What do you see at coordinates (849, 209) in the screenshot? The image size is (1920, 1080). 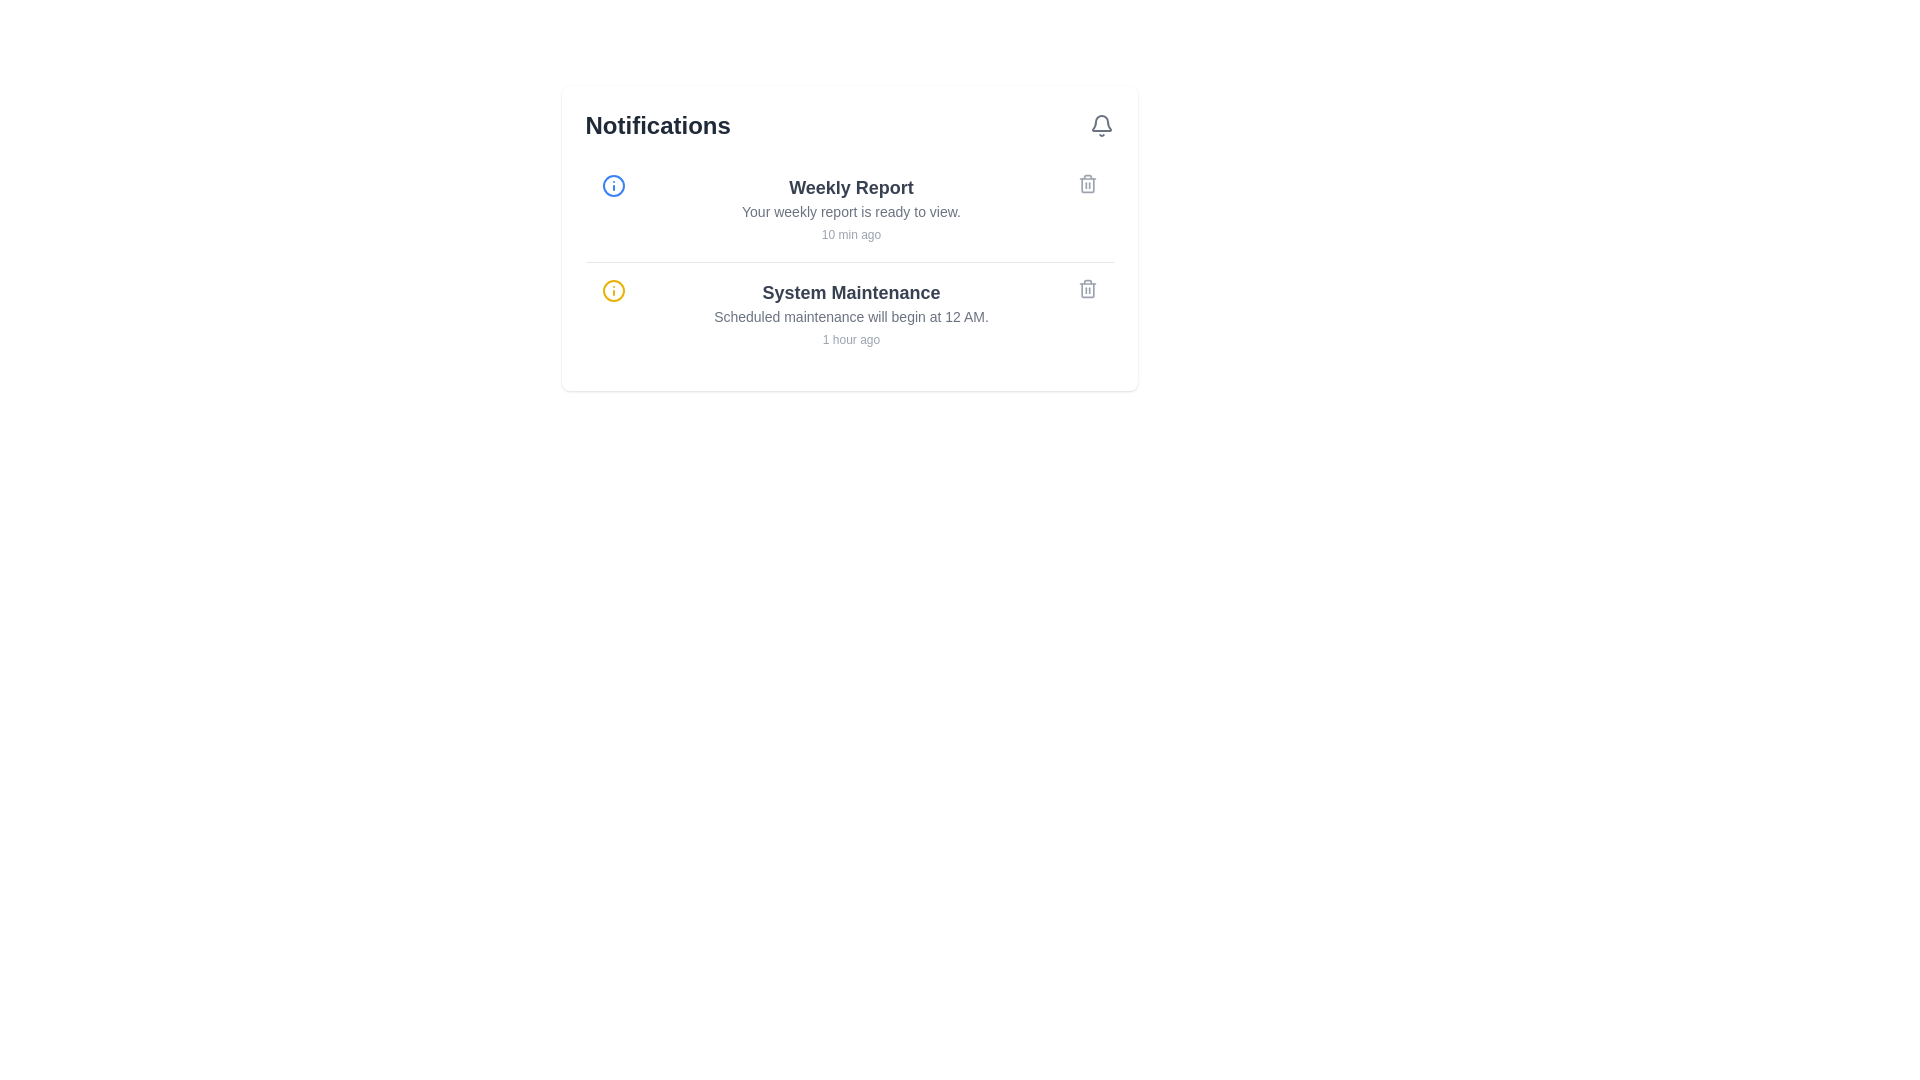 I see `the notification item with the header 'Weekly Report', subtitle 'Your weekly report is ready to view.', and timestamp '10 min ago'` at bounding box center [849, 209].